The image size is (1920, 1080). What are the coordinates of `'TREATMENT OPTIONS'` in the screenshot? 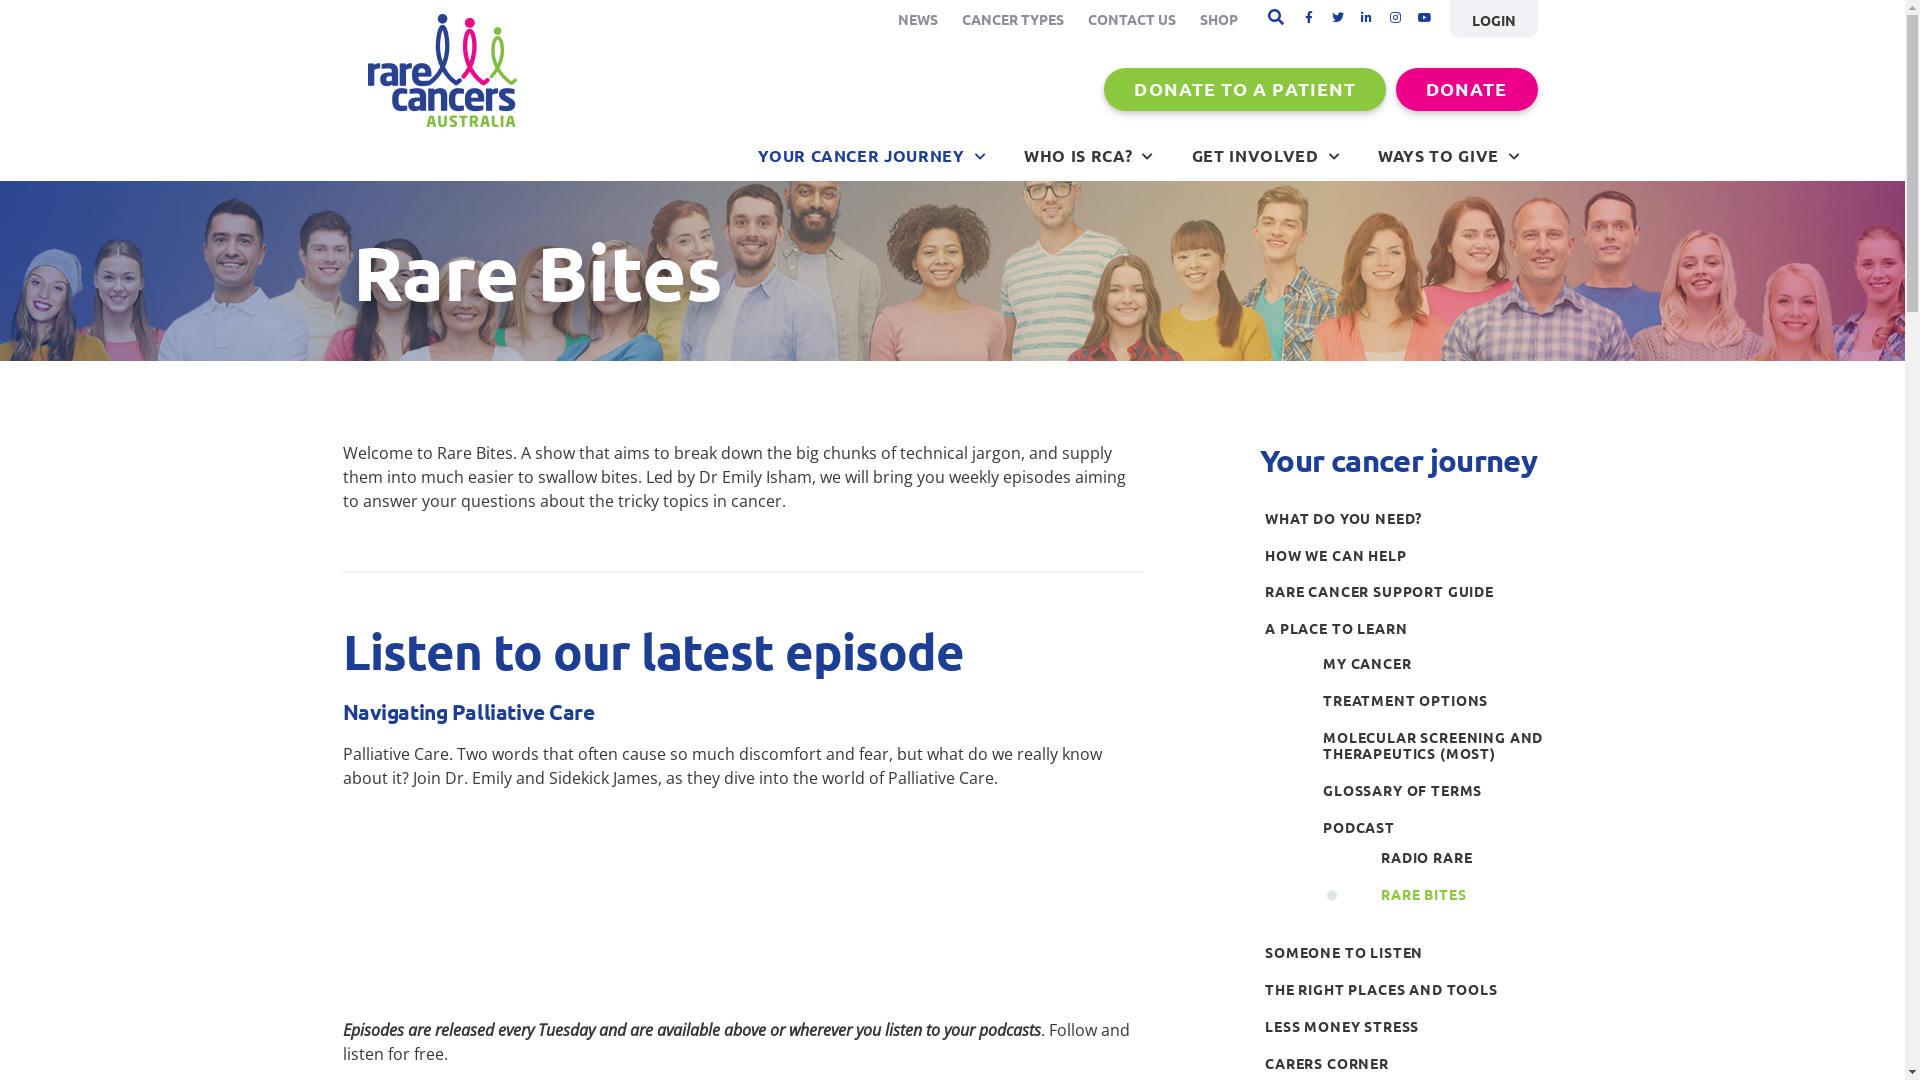 It's located at (1434, 699).